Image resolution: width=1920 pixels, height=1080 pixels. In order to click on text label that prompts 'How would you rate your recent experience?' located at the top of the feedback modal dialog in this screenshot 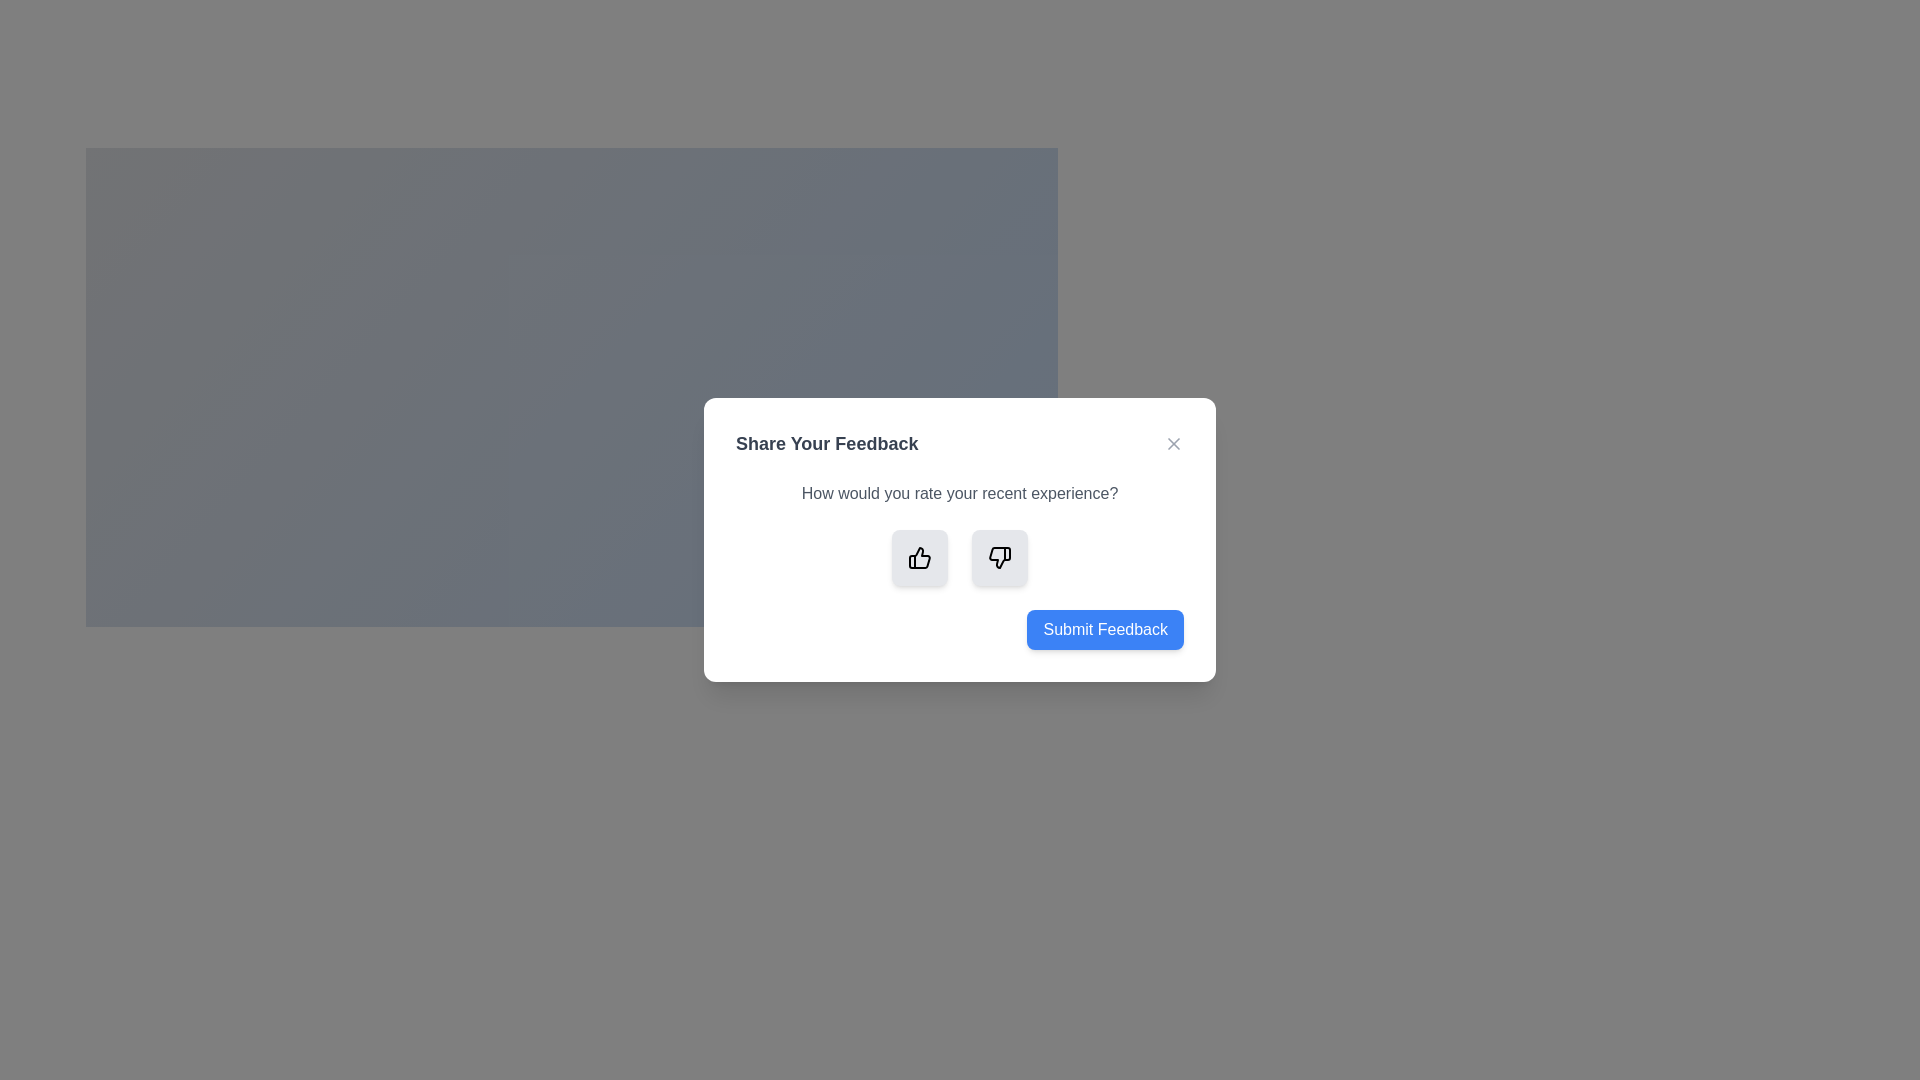, I will do `click(960, 493)`.